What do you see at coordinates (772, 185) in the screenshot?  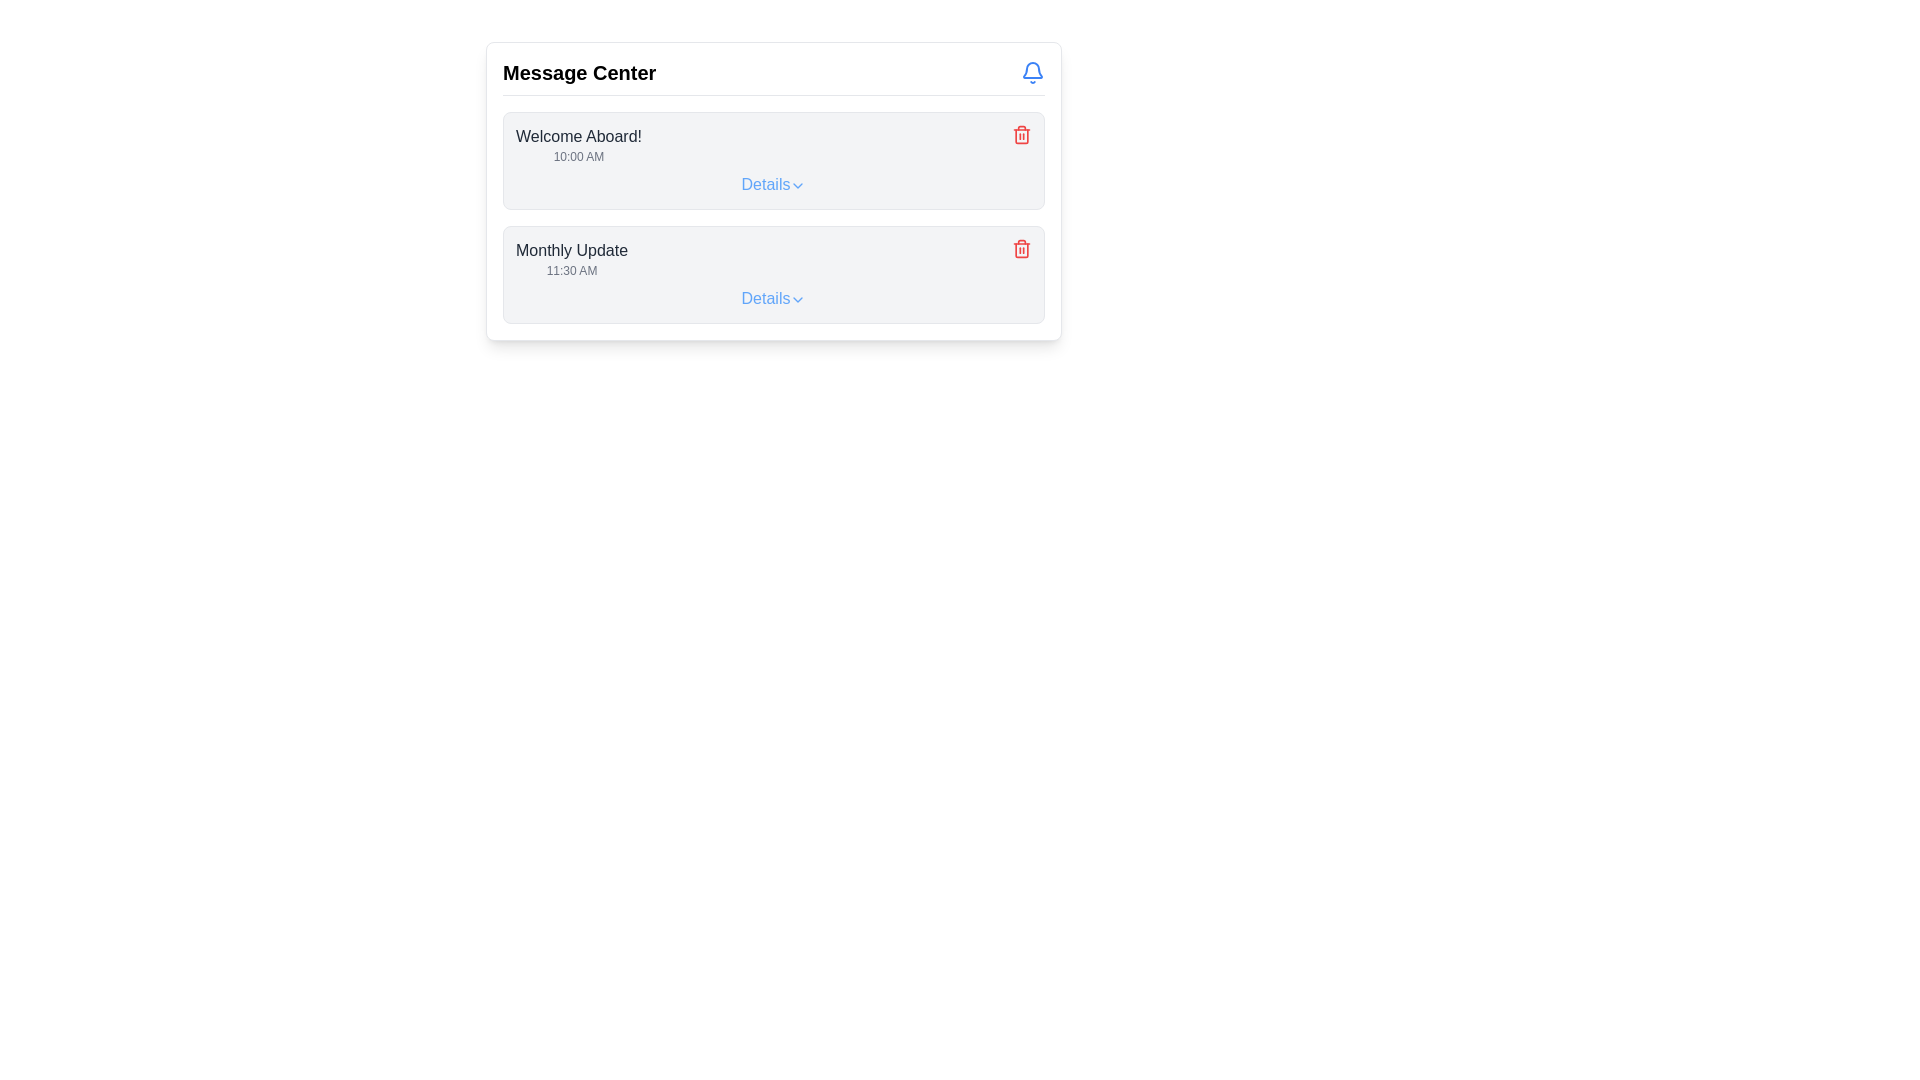 I see `the 'Details' link with an icon, which is styled with blue font color and an underline appearing on hover, located in the second row of the message list, adjacent to the delete icon` at bounding box center [772, 185].